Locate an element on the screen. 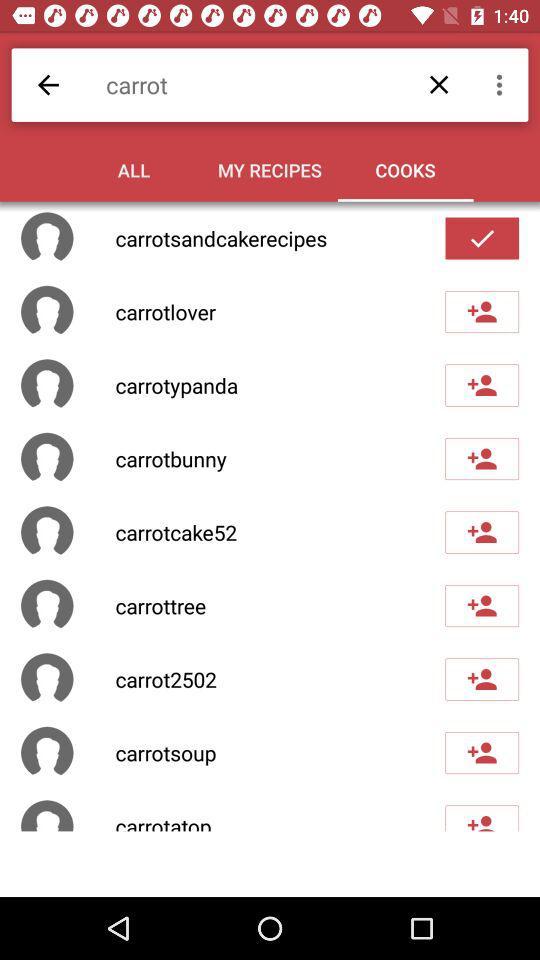  the tick icon is located at coordinates (481, 239).